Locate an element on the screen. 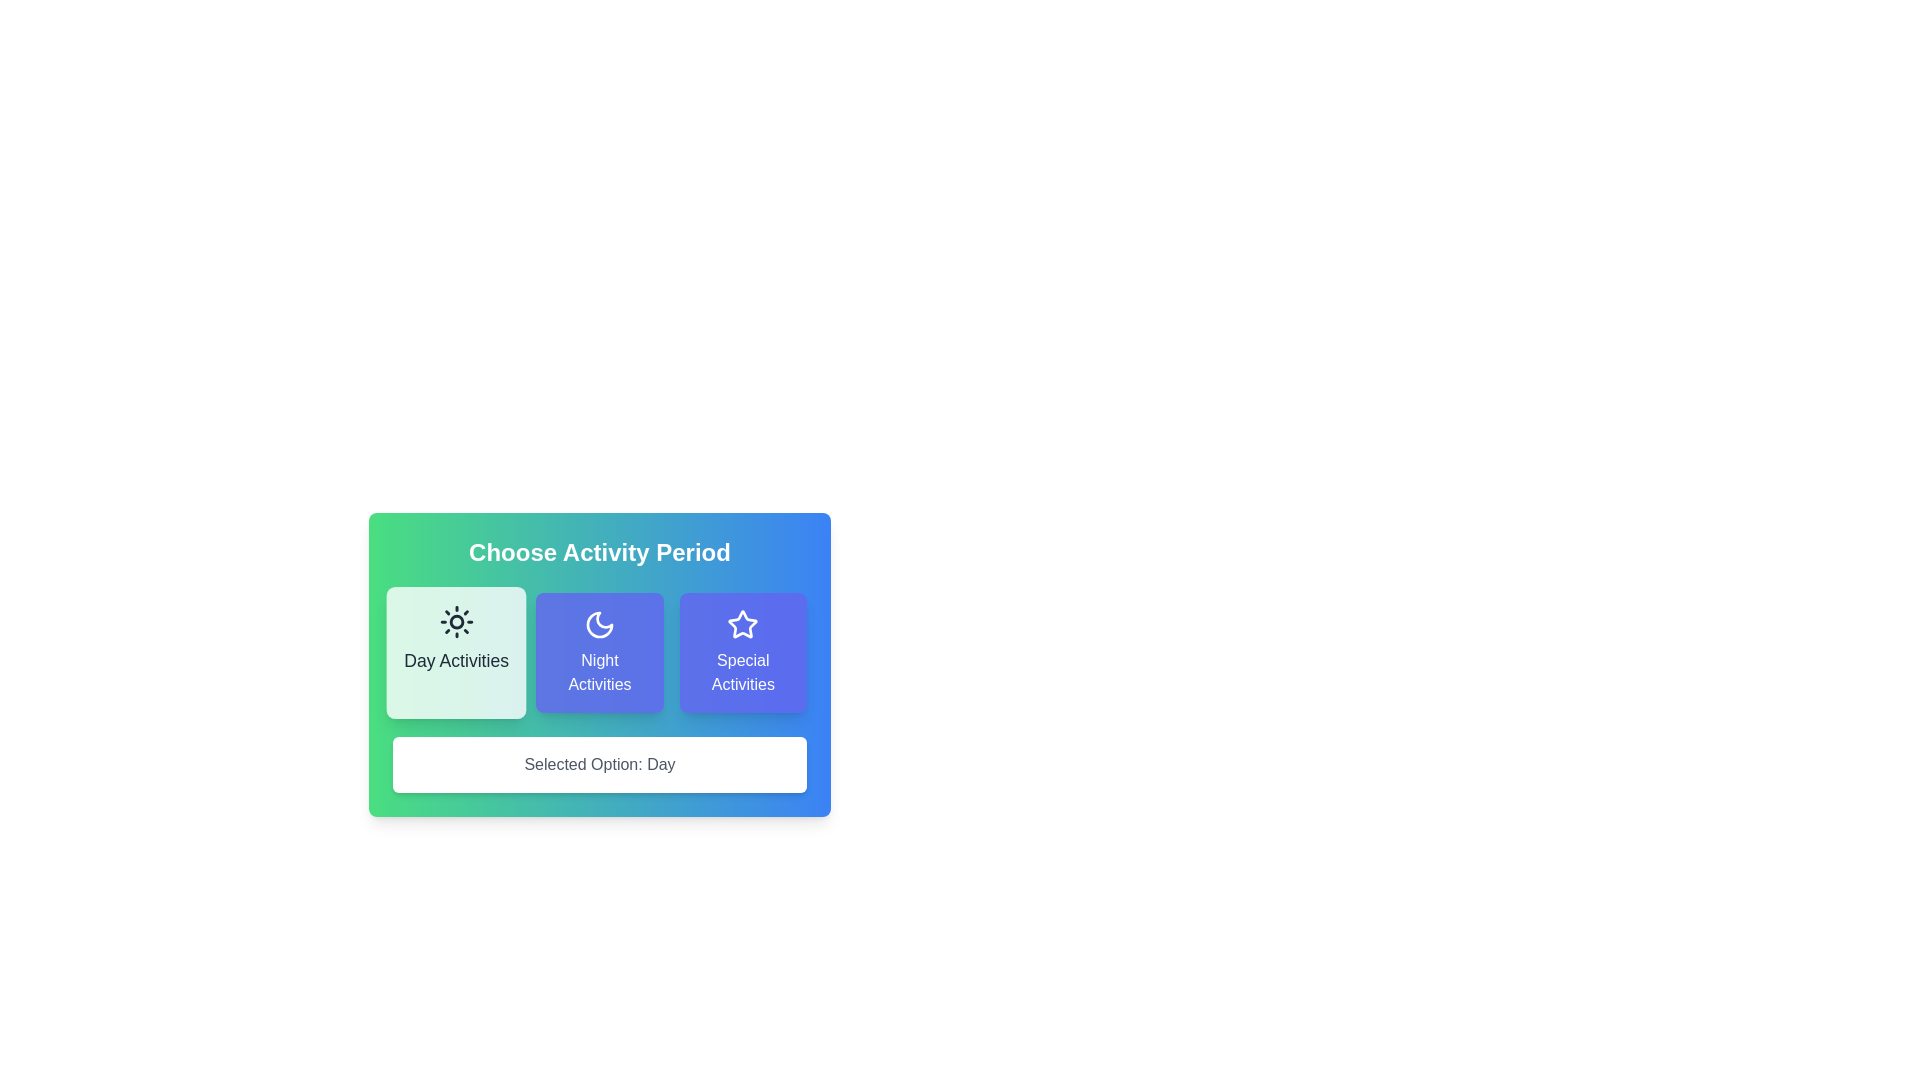 This screenshot has width=1920, height=1080. the text element displaying 'Choose Activity Period', which is prominently featured in white, bold font on a colorful gradient background is located at coordinates (599, 552).